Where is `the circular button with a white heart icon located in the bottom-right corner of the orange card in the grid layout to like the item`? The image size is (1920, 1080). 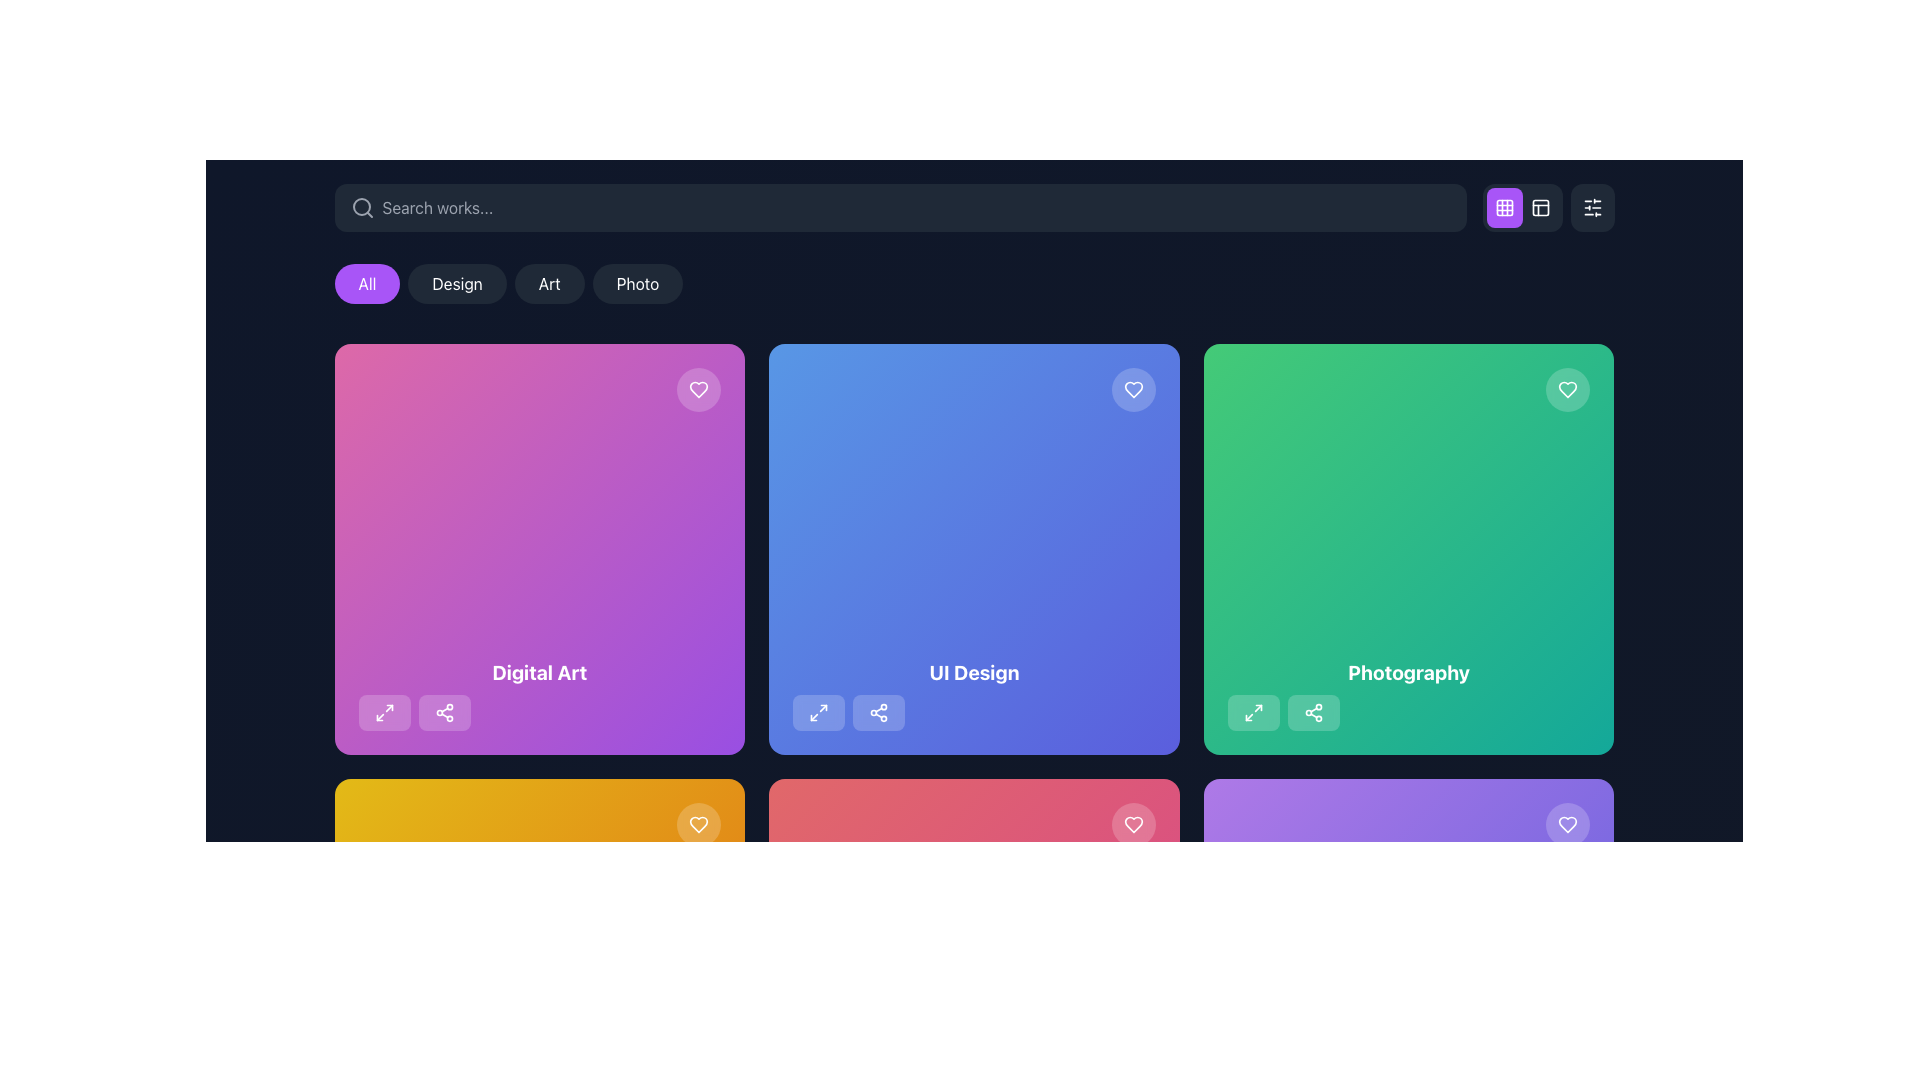
the circular button with a white heart icon located in the bottom-right corner of the orange card in the grid layout to like the item is located at coordinates (699, 824).